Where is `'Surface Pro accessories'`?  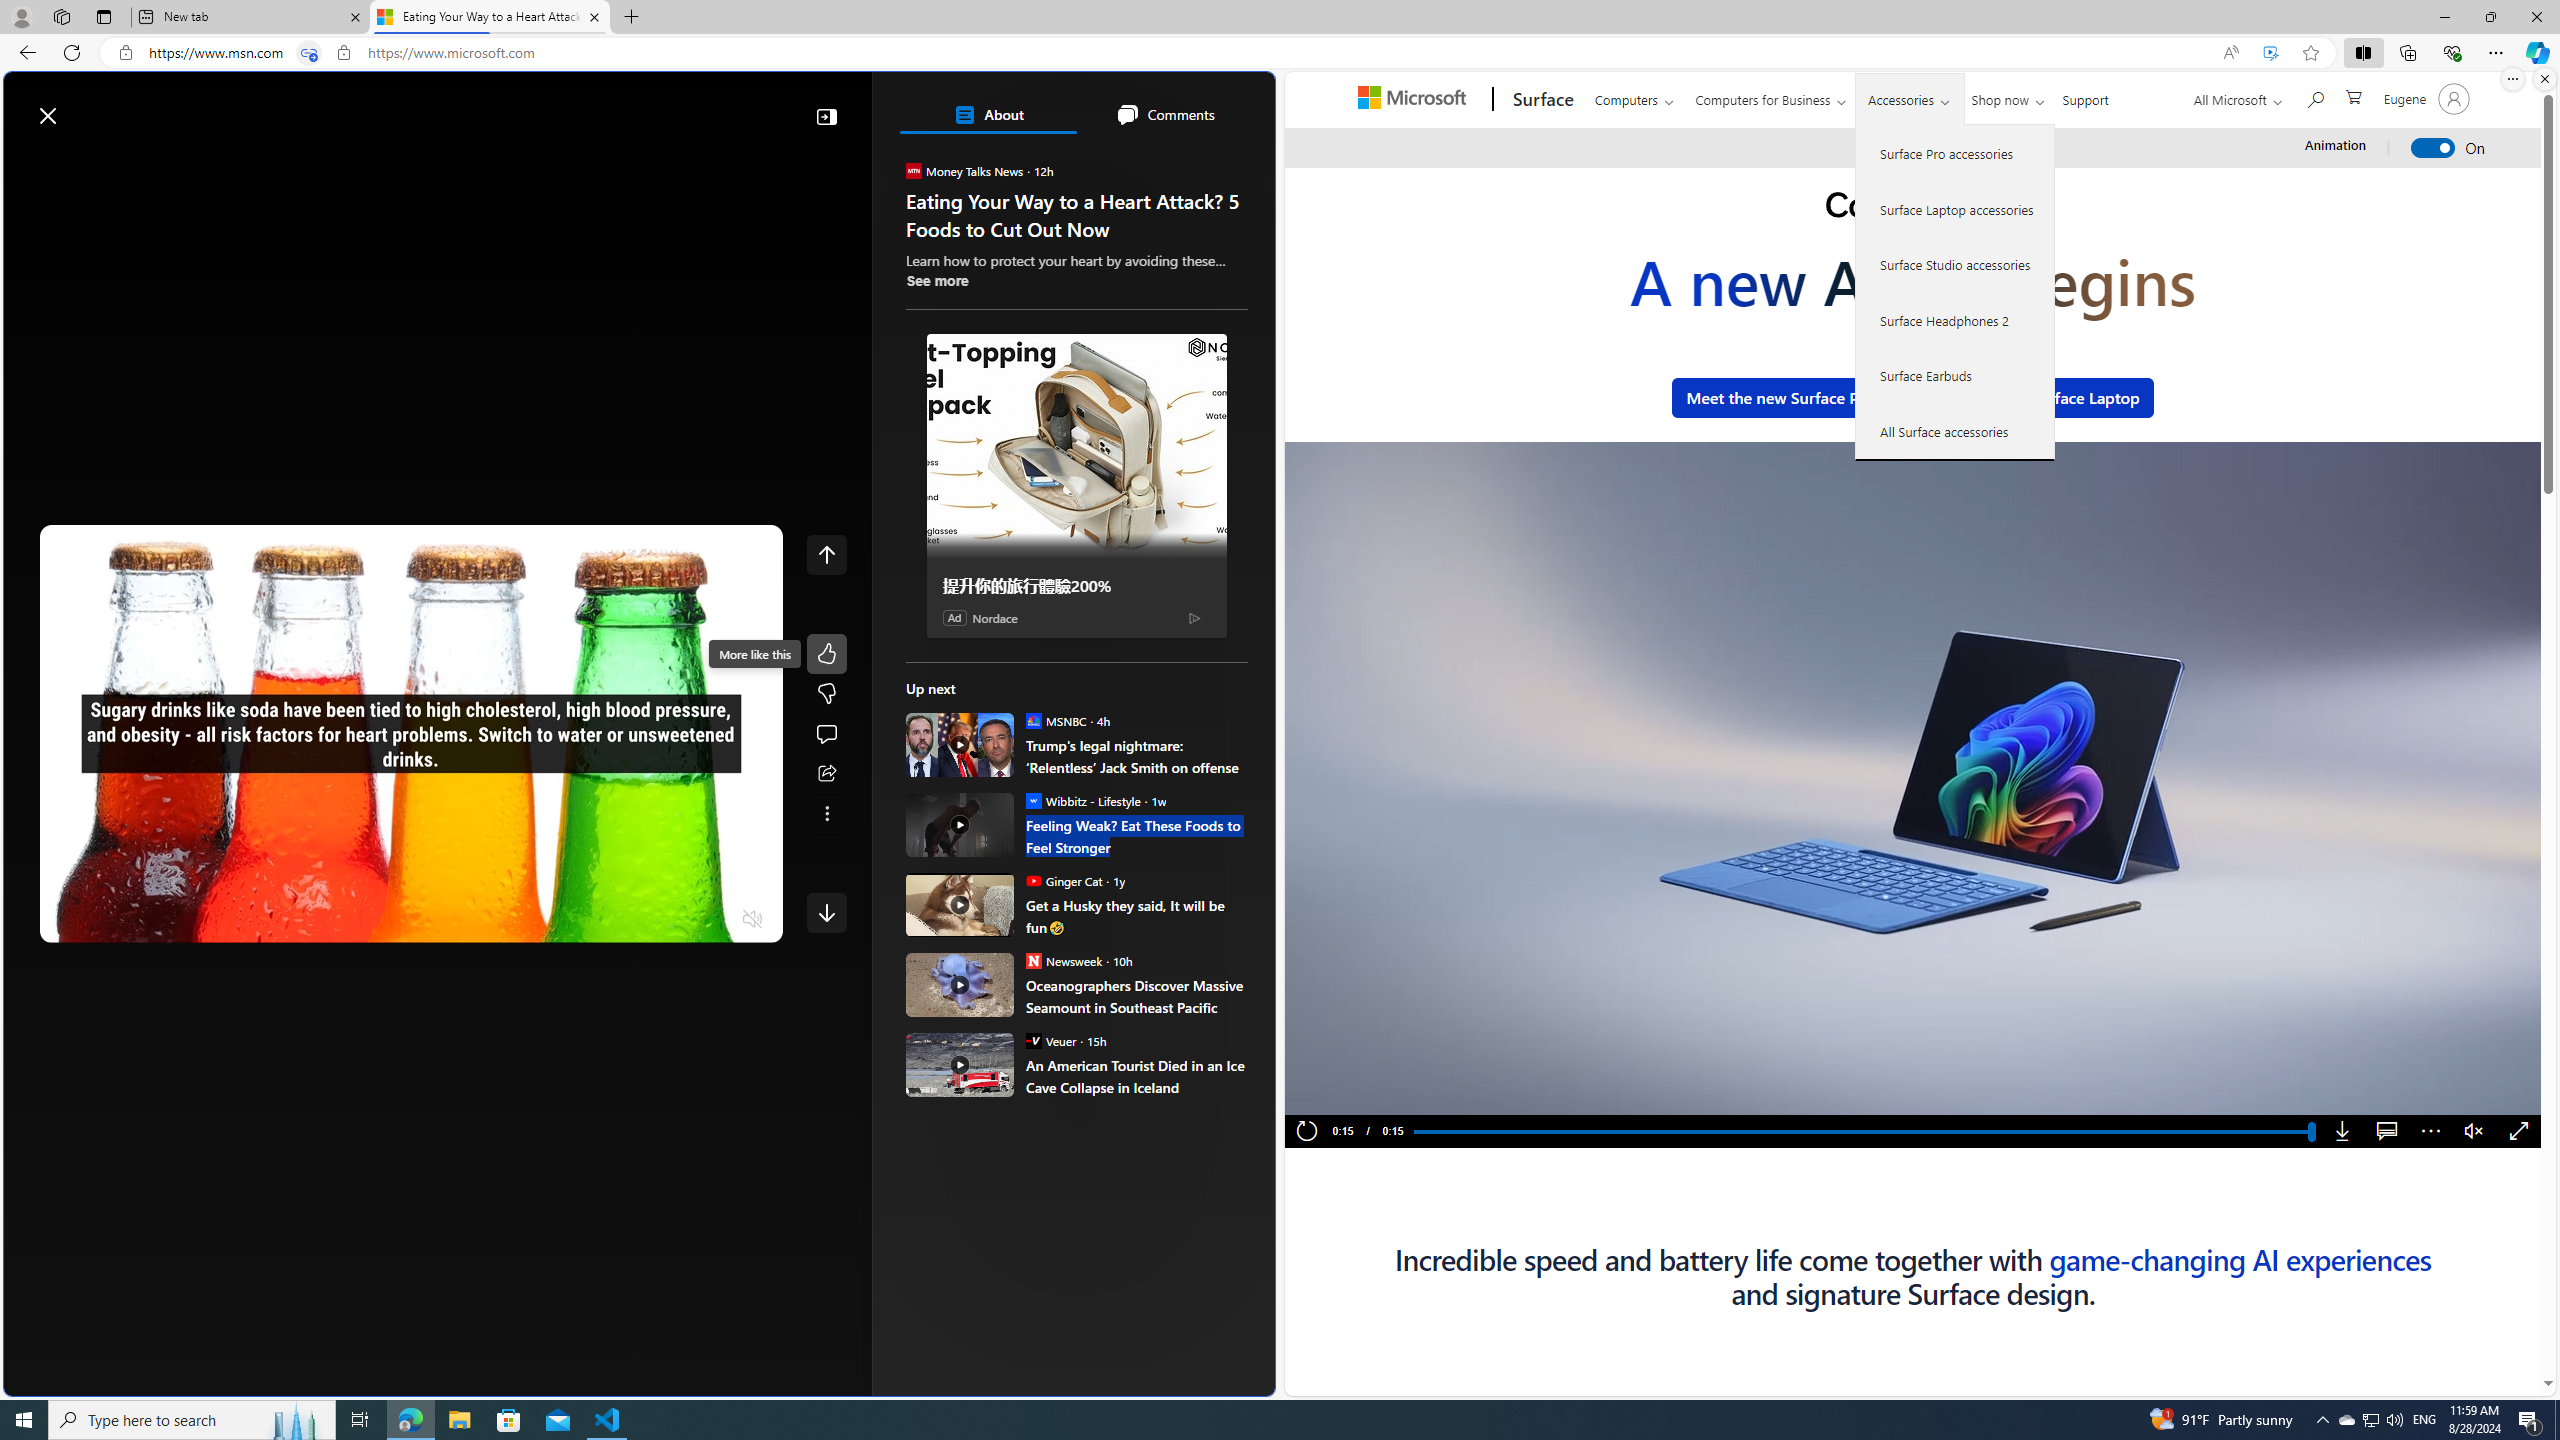
'Surface Pro accessories' is located at coordinates (1954, 153).